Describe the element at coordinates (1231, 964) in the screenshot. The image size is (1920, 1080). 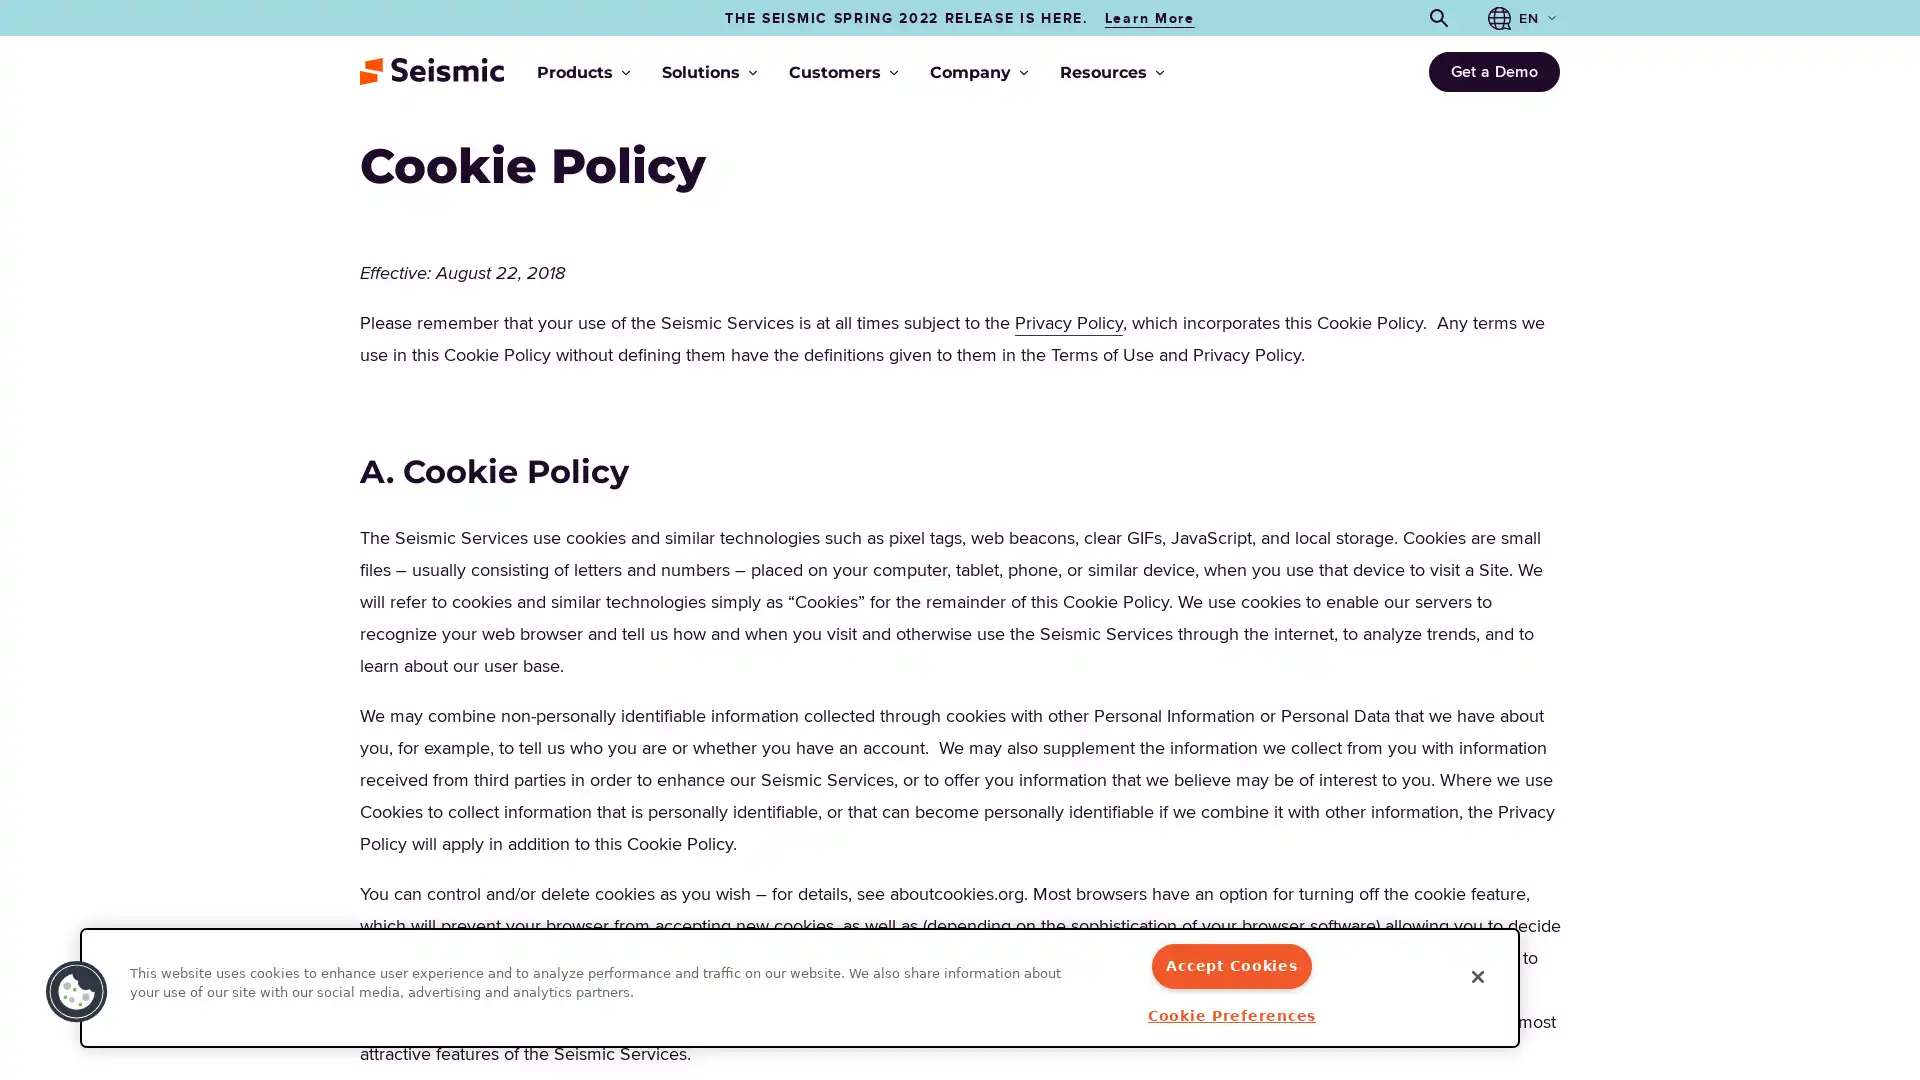
I see `Accept Cookies` at that location.